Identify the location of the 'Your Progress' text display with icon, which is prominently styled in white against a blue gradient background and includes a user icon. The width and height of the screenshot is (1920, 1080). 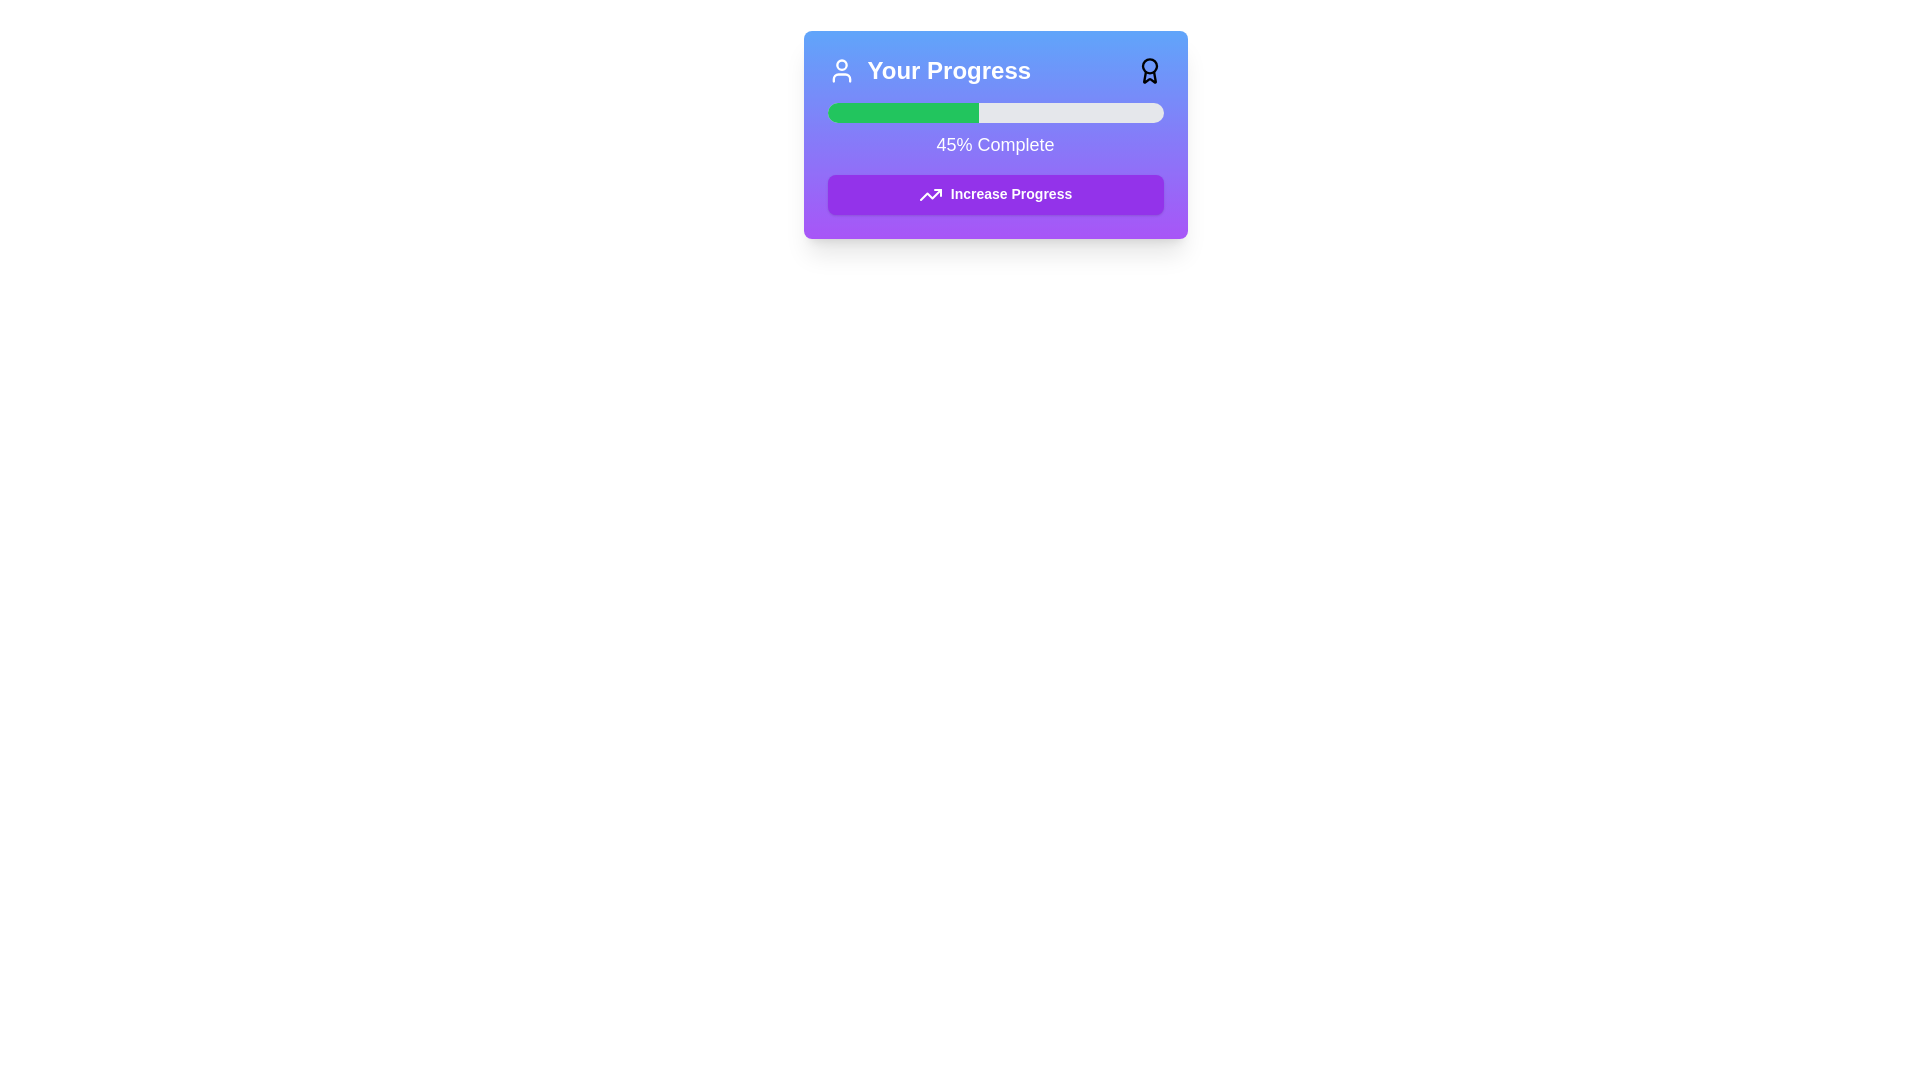
(928, 69).